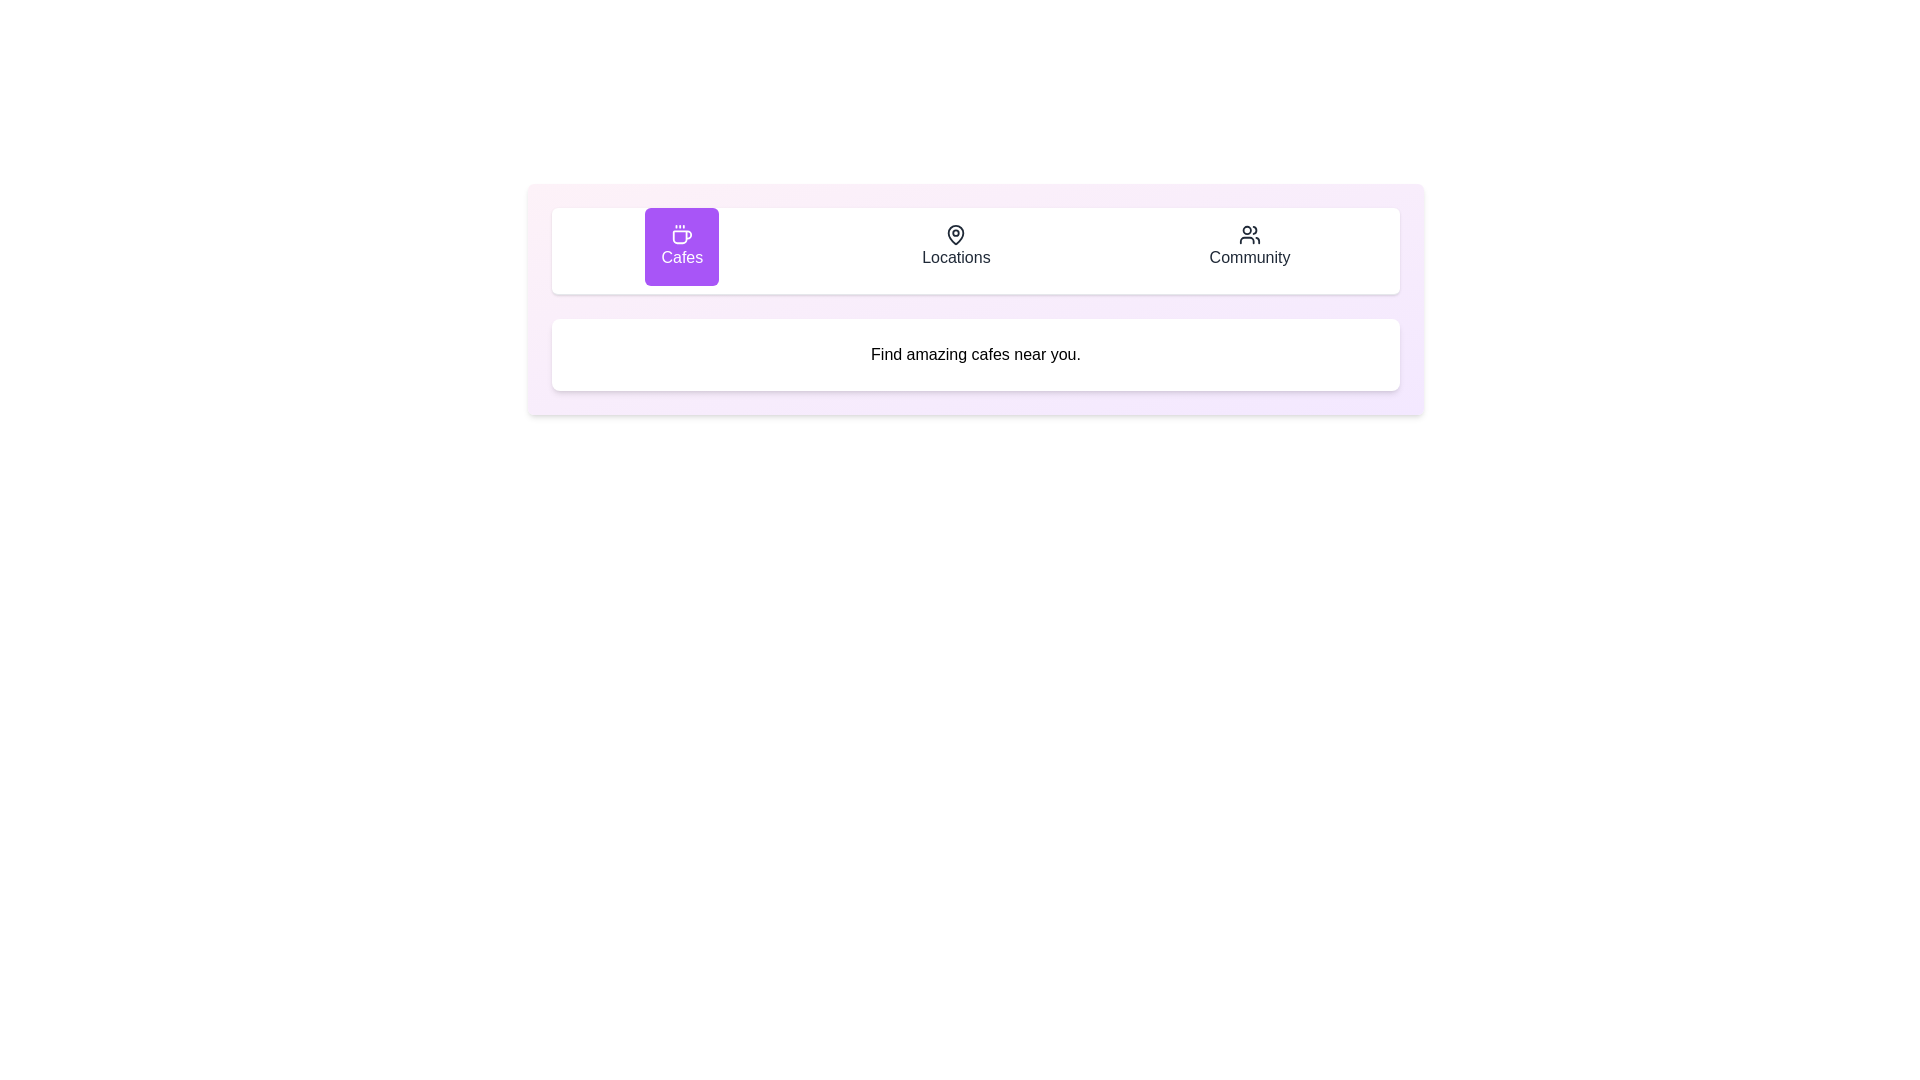 The image size is (1920, 1080). Describe the element at coordinates (682, 245) in the screenshot. I see `the purple button labeled 'Cafes' with a coffee cup icon for accessibility interaction` at that location.